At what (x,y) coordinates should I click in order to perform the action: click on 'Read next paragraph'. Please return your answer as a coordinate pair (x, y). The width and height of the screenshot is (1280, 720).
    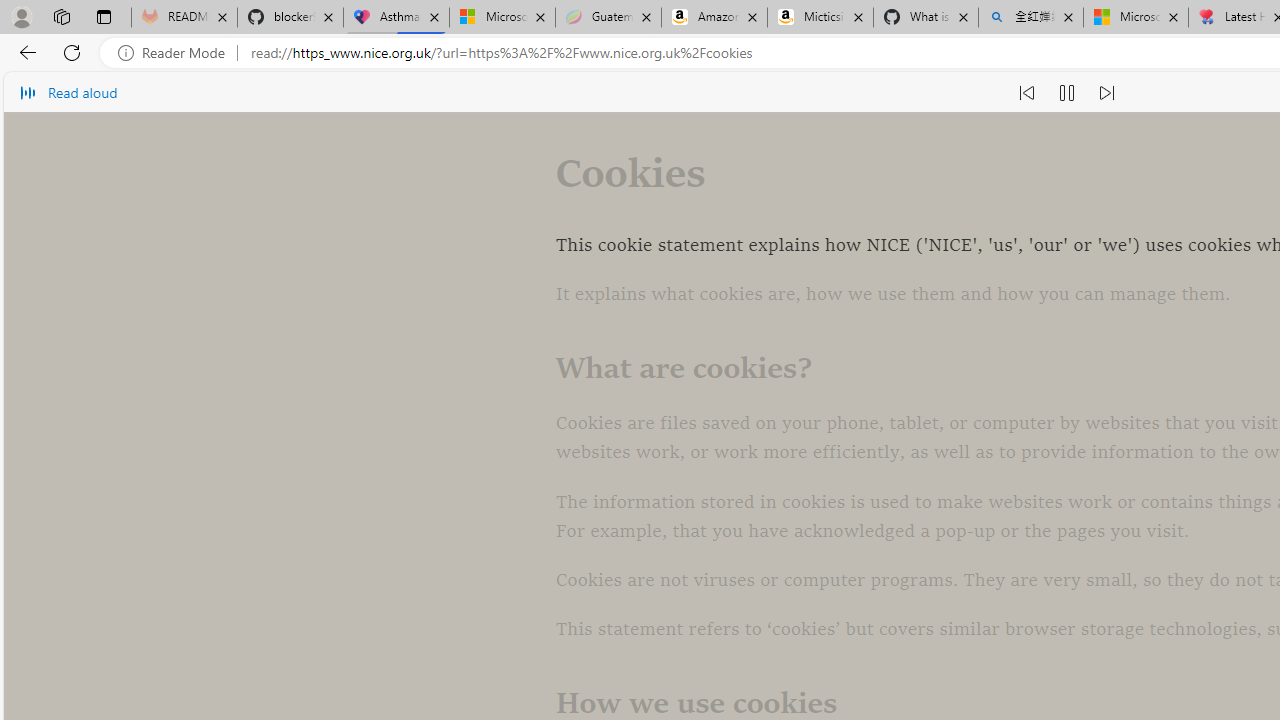
    Looking at the image, I should click on (1104, 92).